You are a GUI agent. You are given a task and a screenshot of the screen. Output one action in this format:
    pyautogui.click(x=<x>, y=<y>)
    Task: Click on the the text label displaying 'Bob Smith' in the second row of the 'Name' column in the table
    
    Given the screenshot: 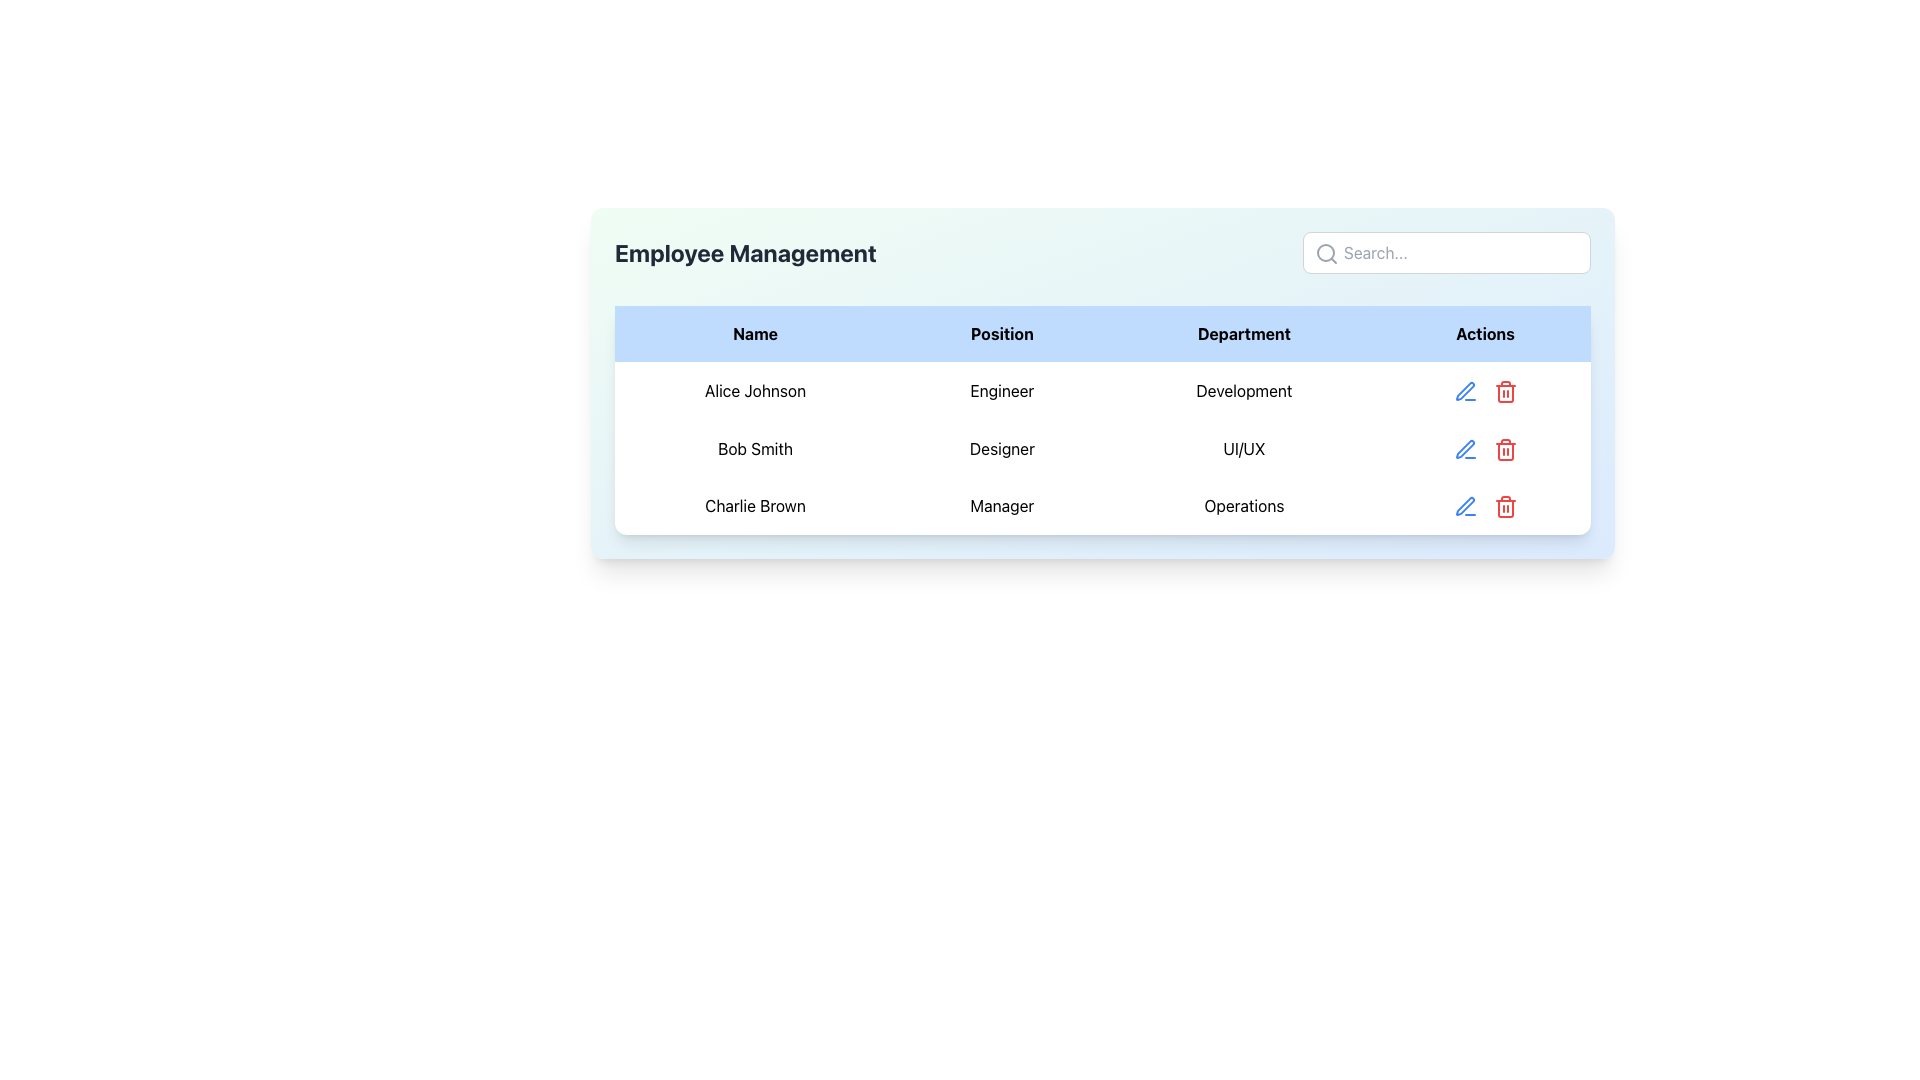 What is the action you would take?
    pyautogui.click(x=754, y=447)
    